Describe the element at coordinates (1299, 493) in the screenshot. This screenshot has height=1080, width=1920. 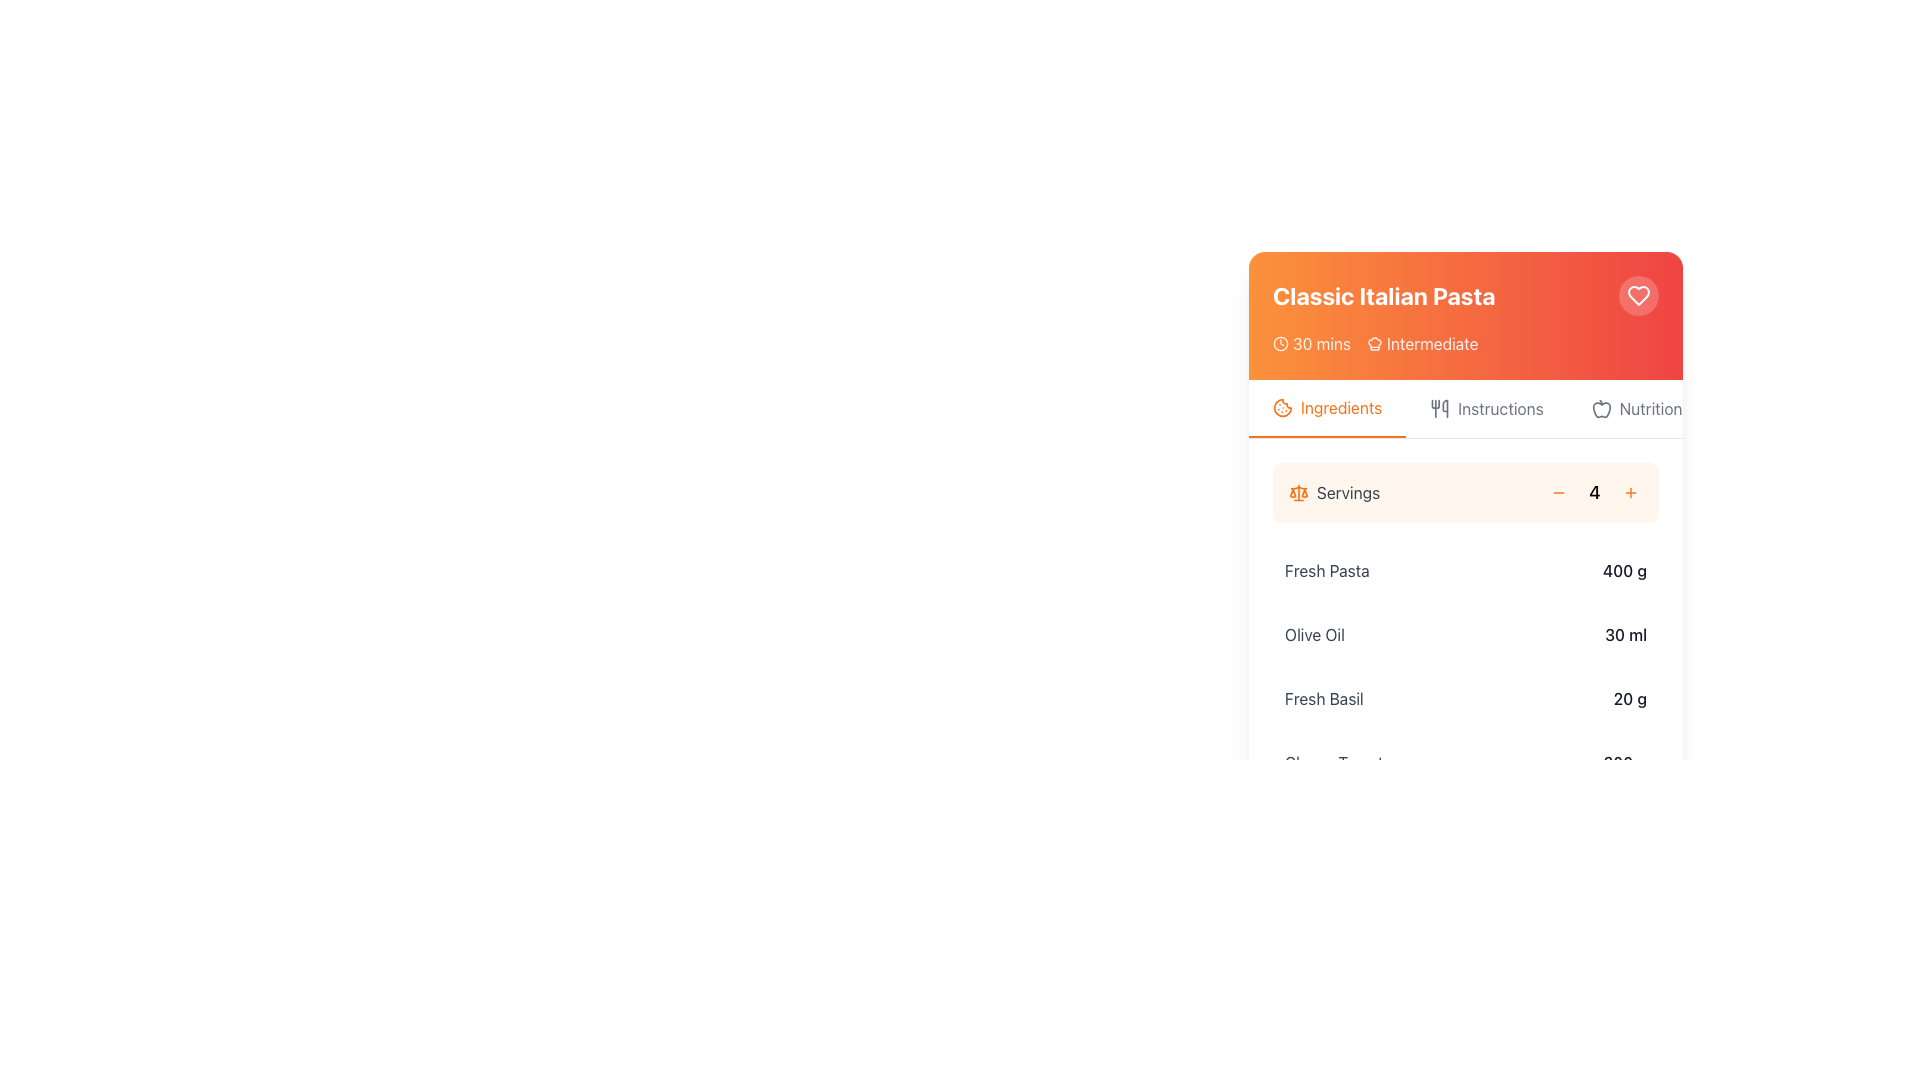
I see `the decorative scale icon located to the left of the 'Servings' label in the servings section` at that location.